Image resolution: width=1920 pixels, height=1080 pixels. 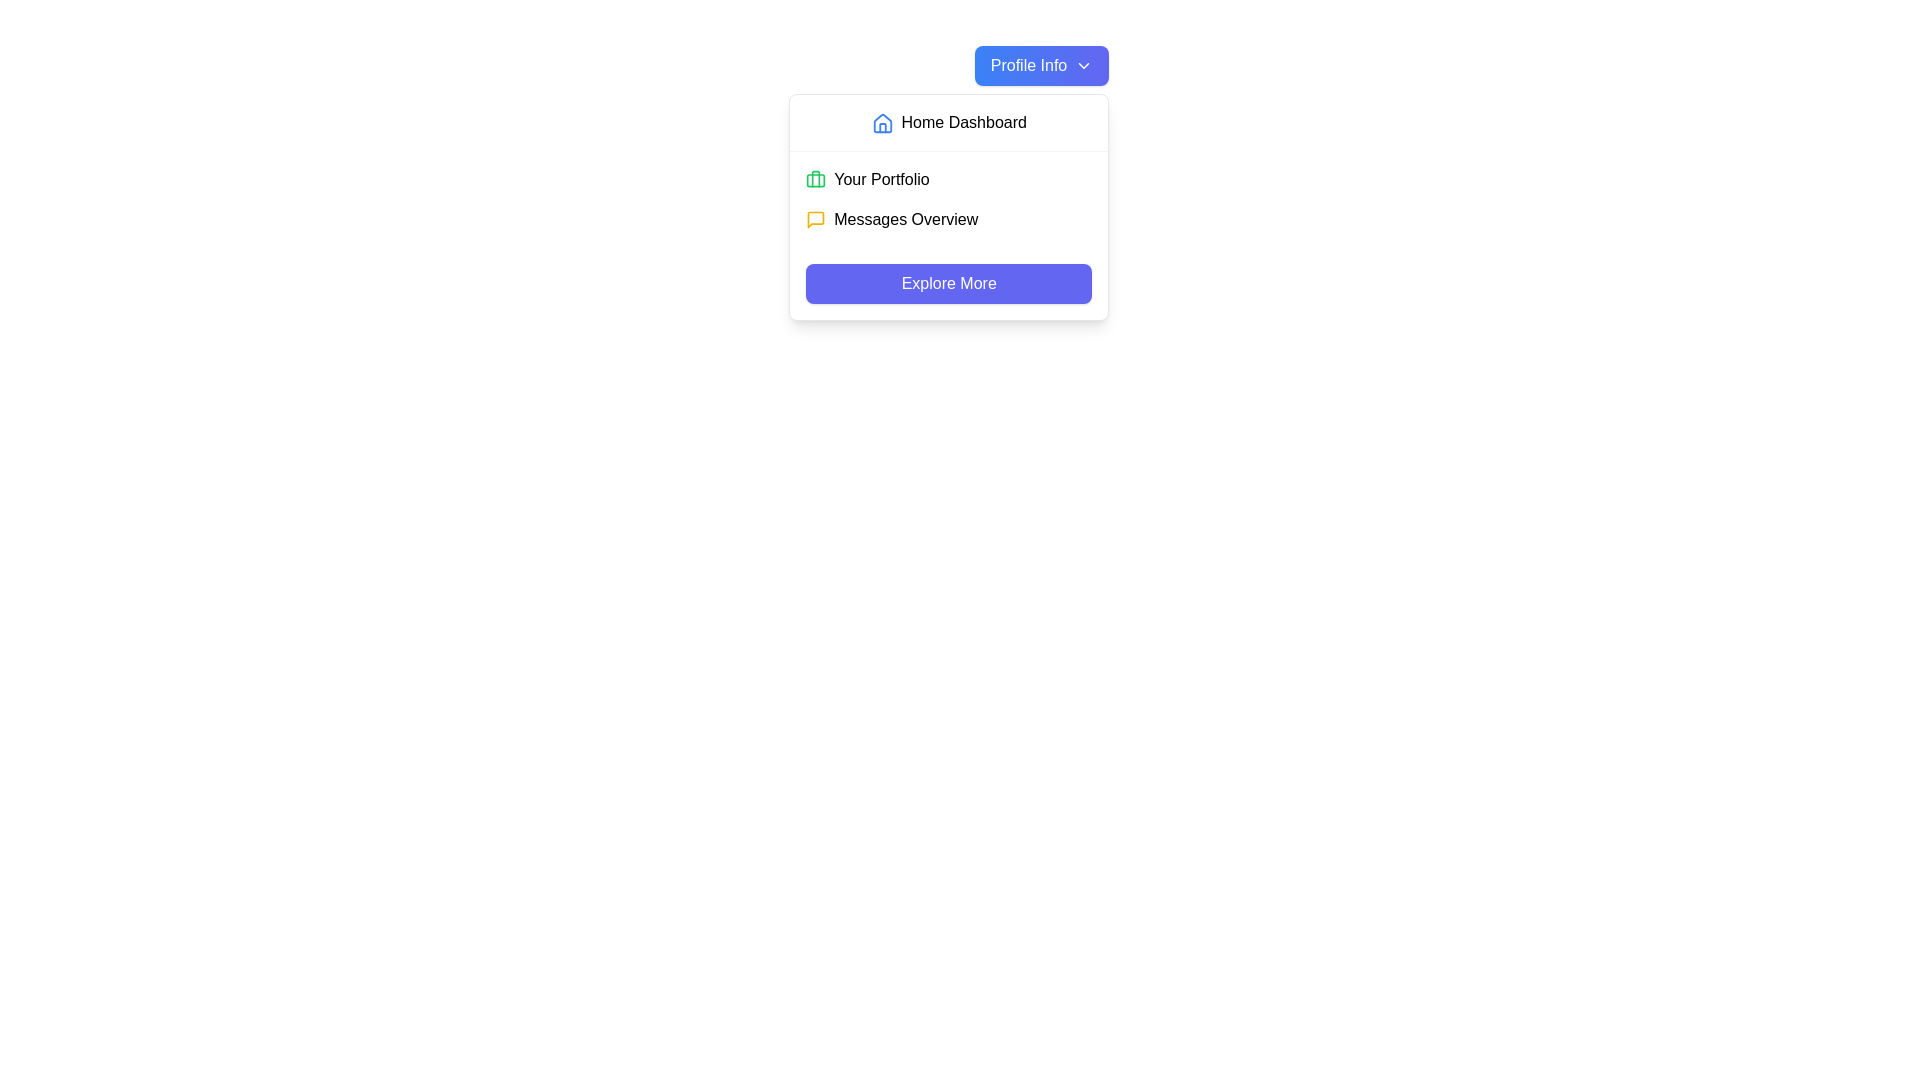 What do you see at coordinates (816, 219) in the screenshot?
I see `the yellow messaging bubble icon, which is the leftmost component in the 'Messages Overview' group` at bounding box center [816, 219].